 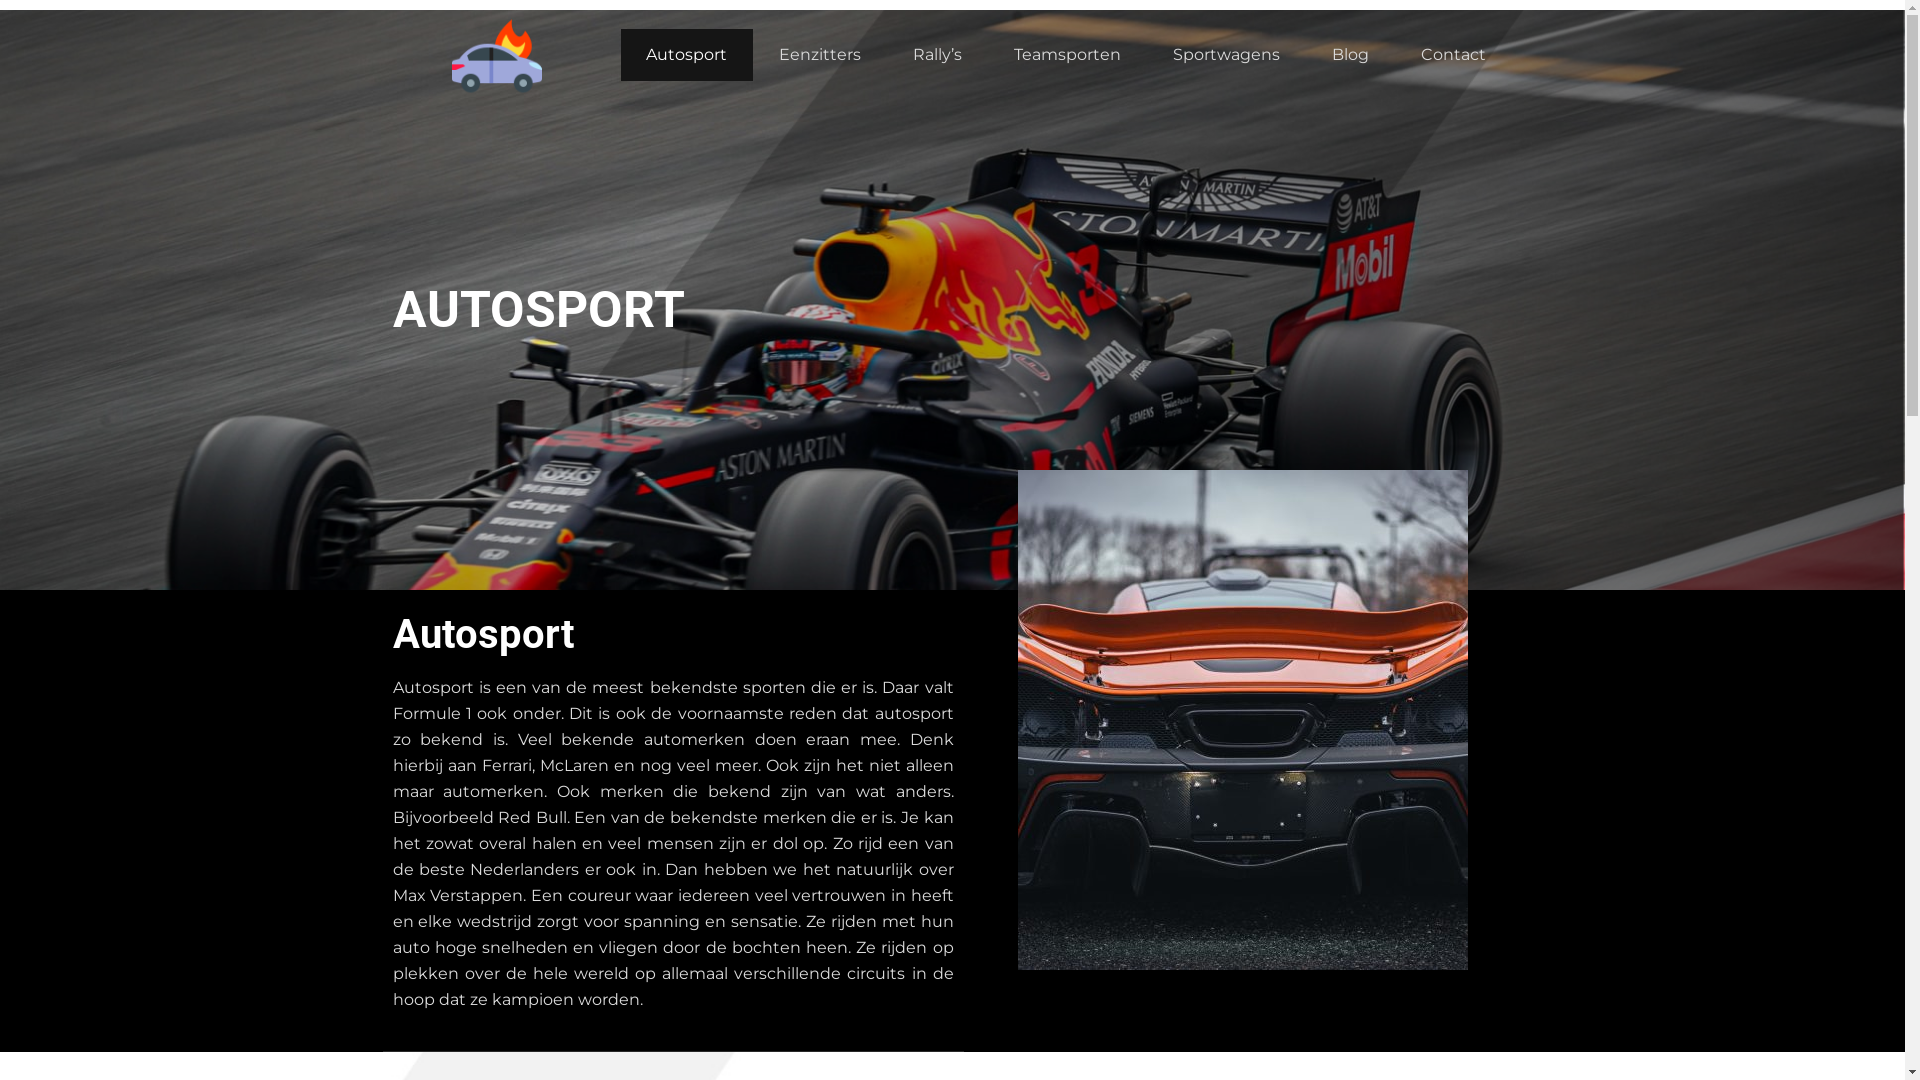 What do you see at coordinates (1350, 53) in the screenshot?
I see `'Blog'` at bounding box center [1350, 53].